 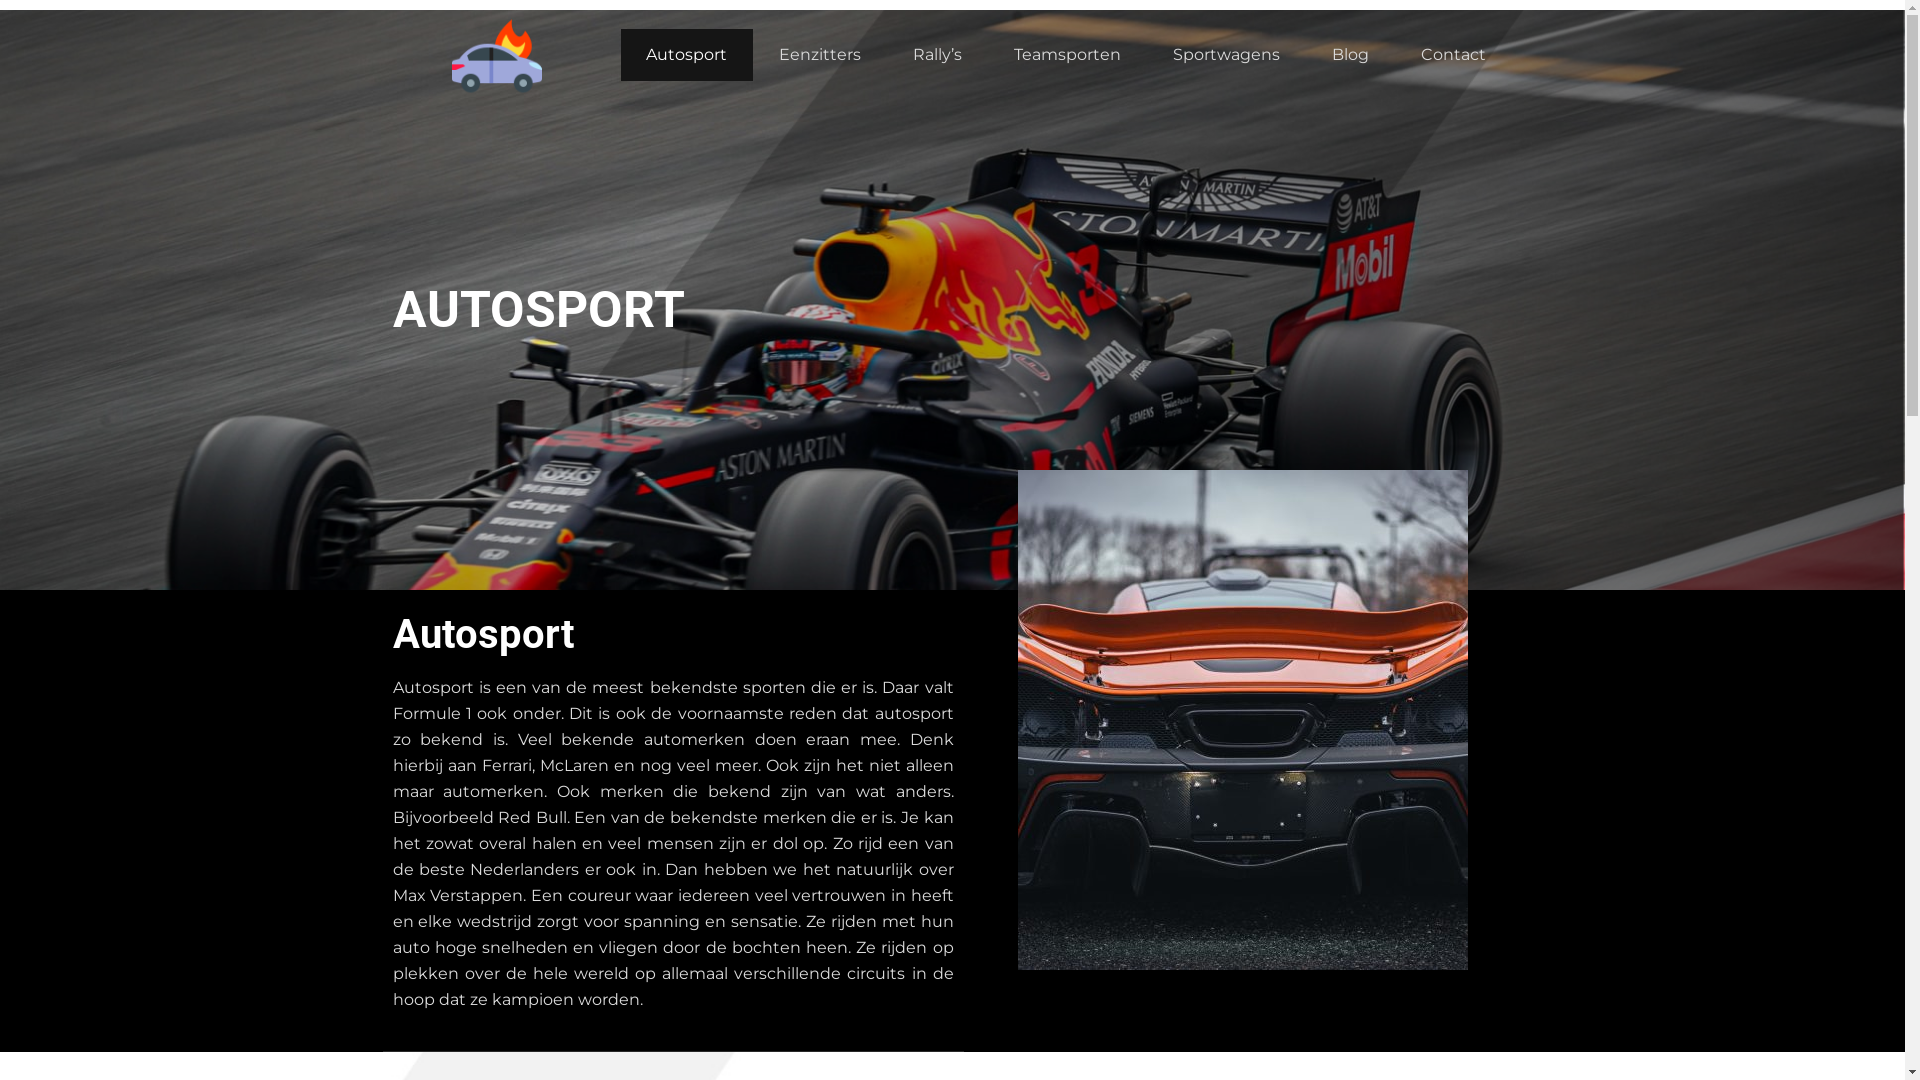 What do you see at coordinates (1350, 53) in the screenshot?
I see `'Blog'` at bounding box center [1350, 53].